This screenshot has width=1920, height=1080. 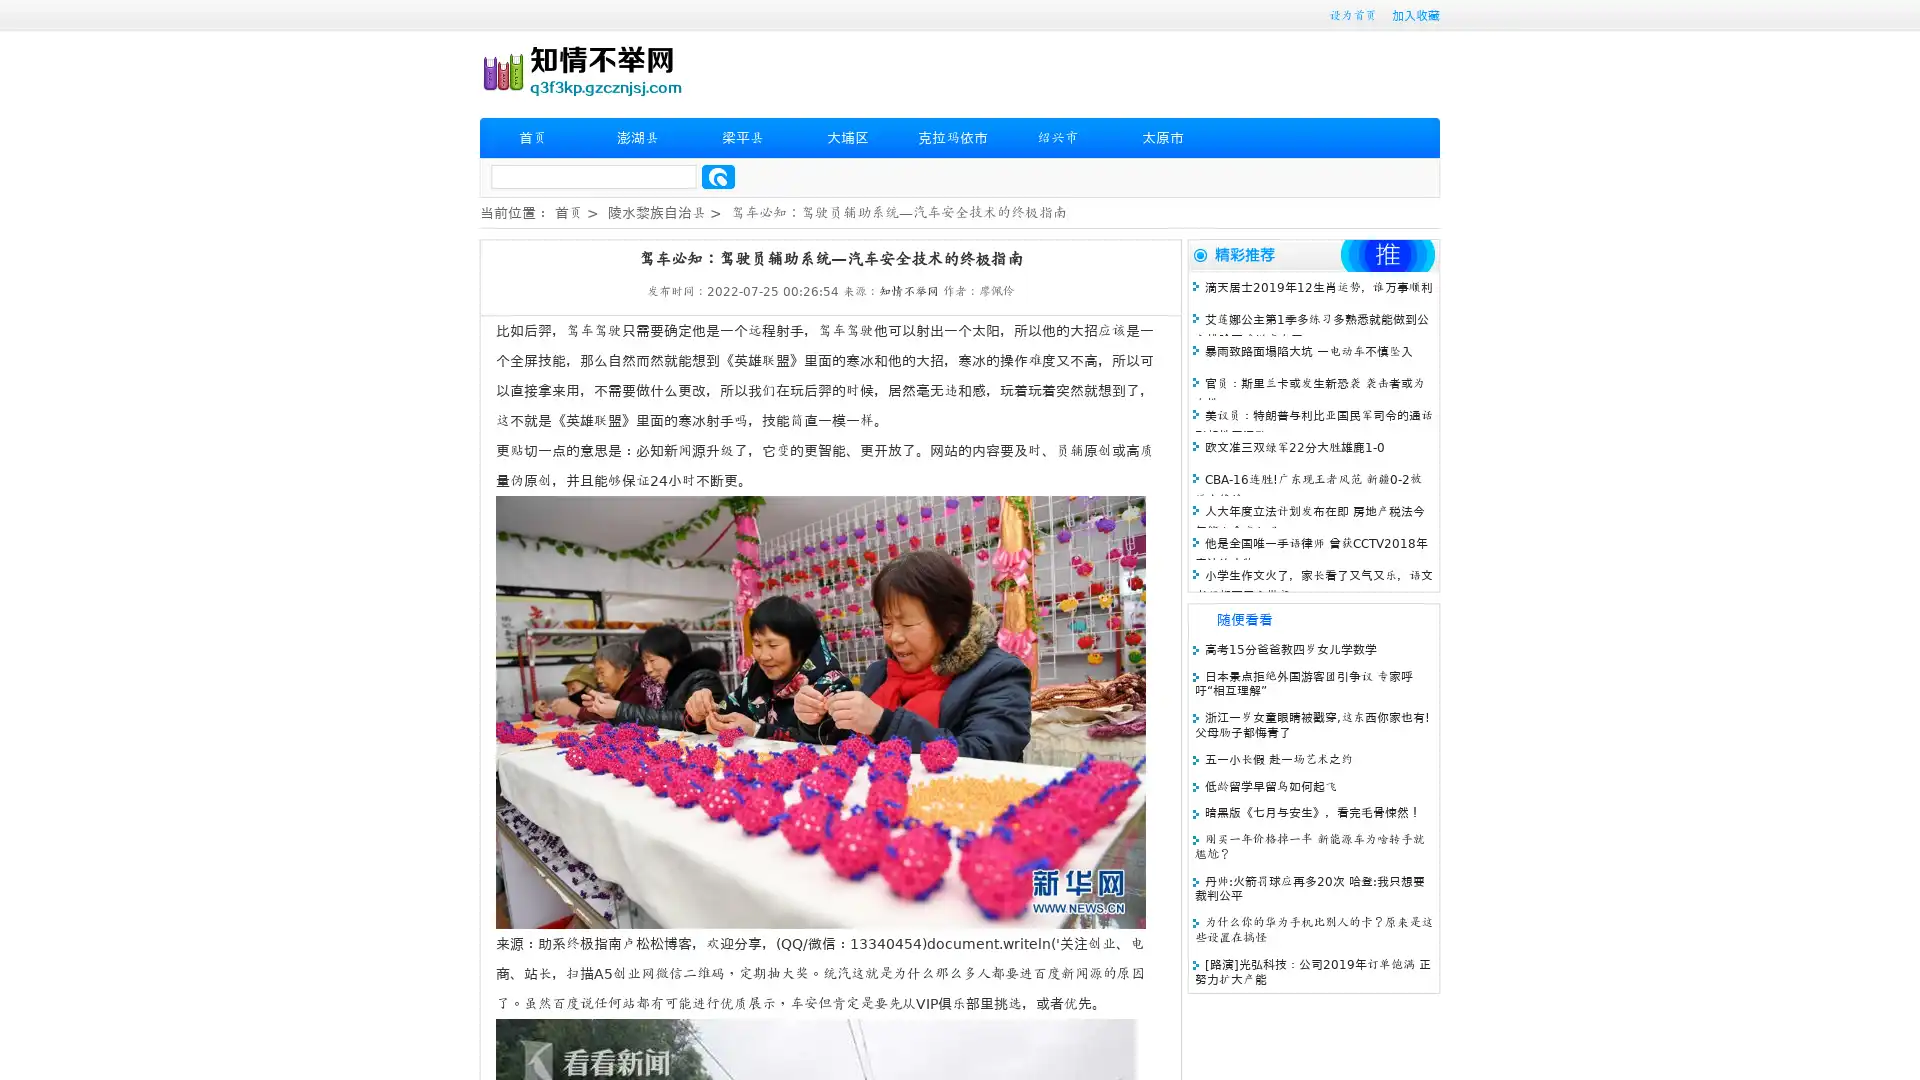 What do you see at coordinates (718, 176) in the screenshot?
I see `Search` at bounding box center [718, 176].